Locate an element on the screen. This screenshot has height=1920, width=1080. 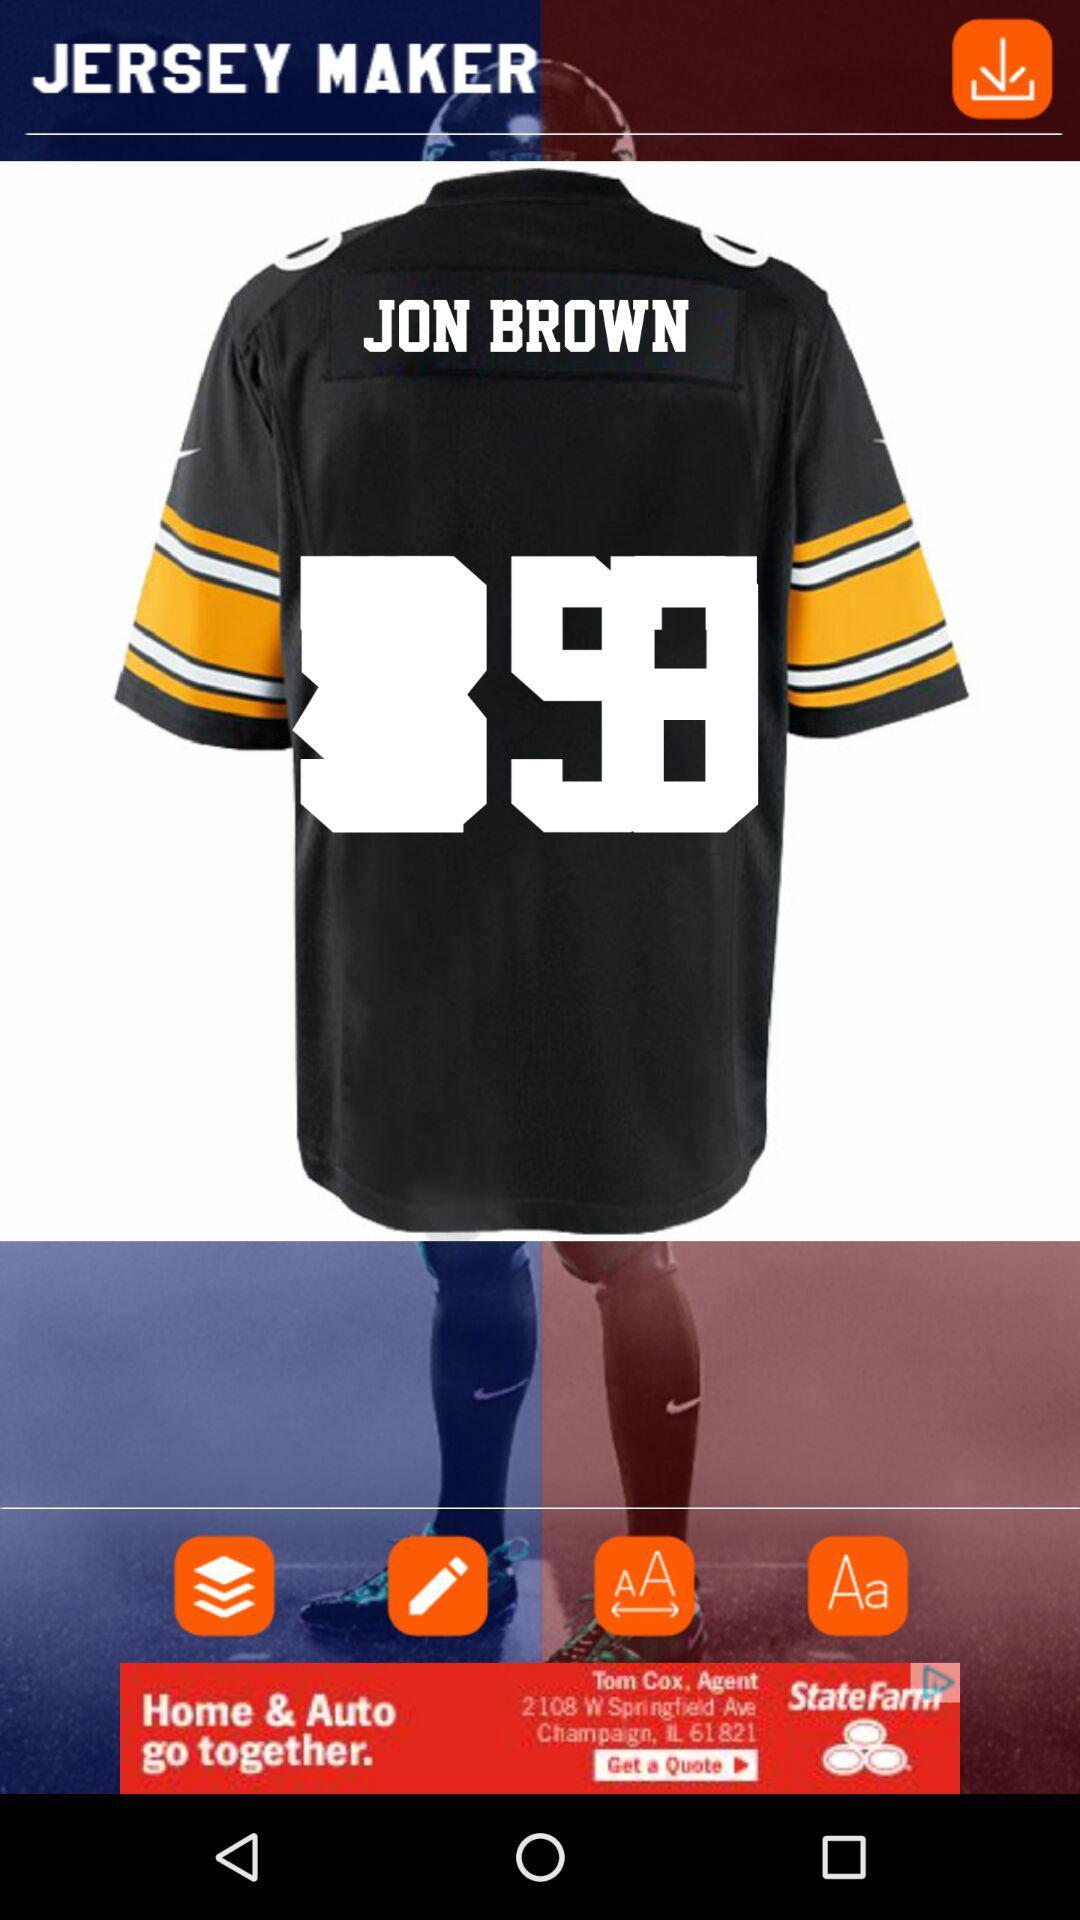
clickable advertisement is located at coordinates (540, 1727).